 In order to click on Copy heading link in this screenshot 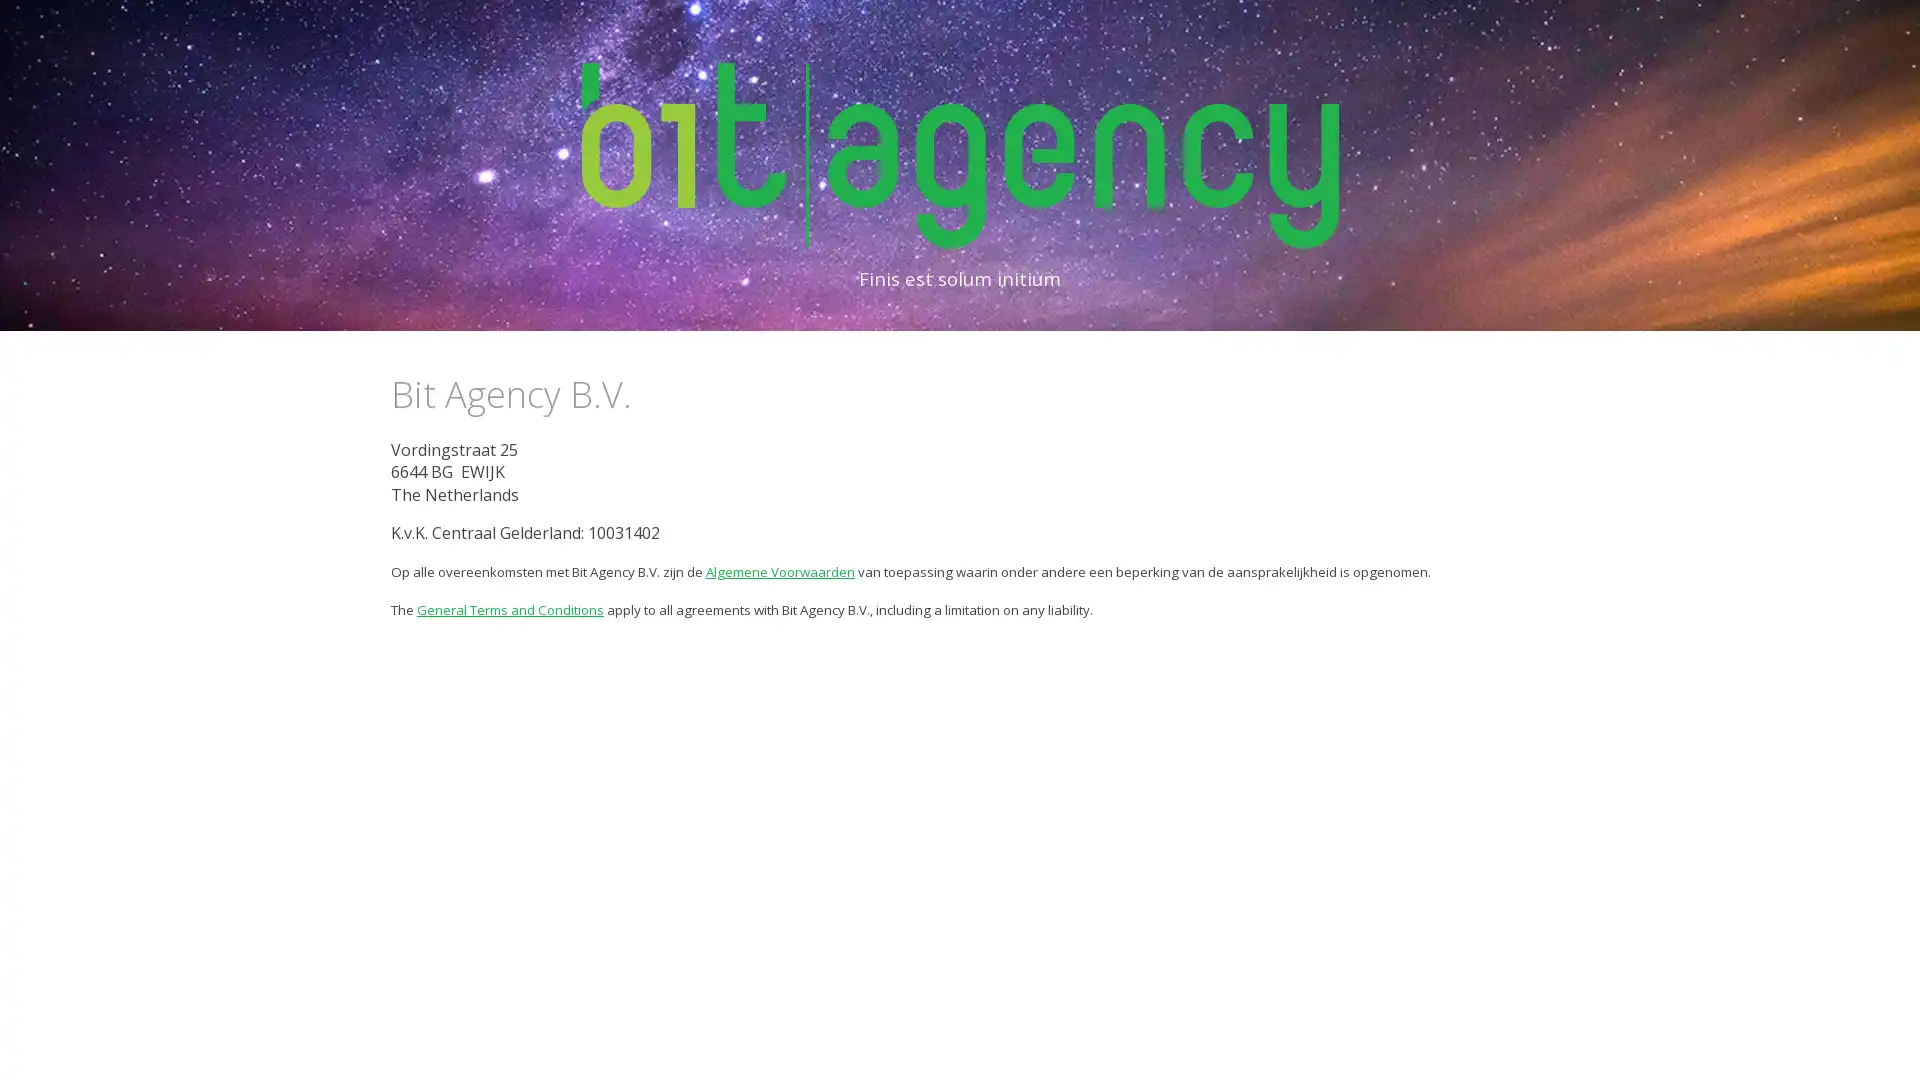, I will do `click(653, 393)`.